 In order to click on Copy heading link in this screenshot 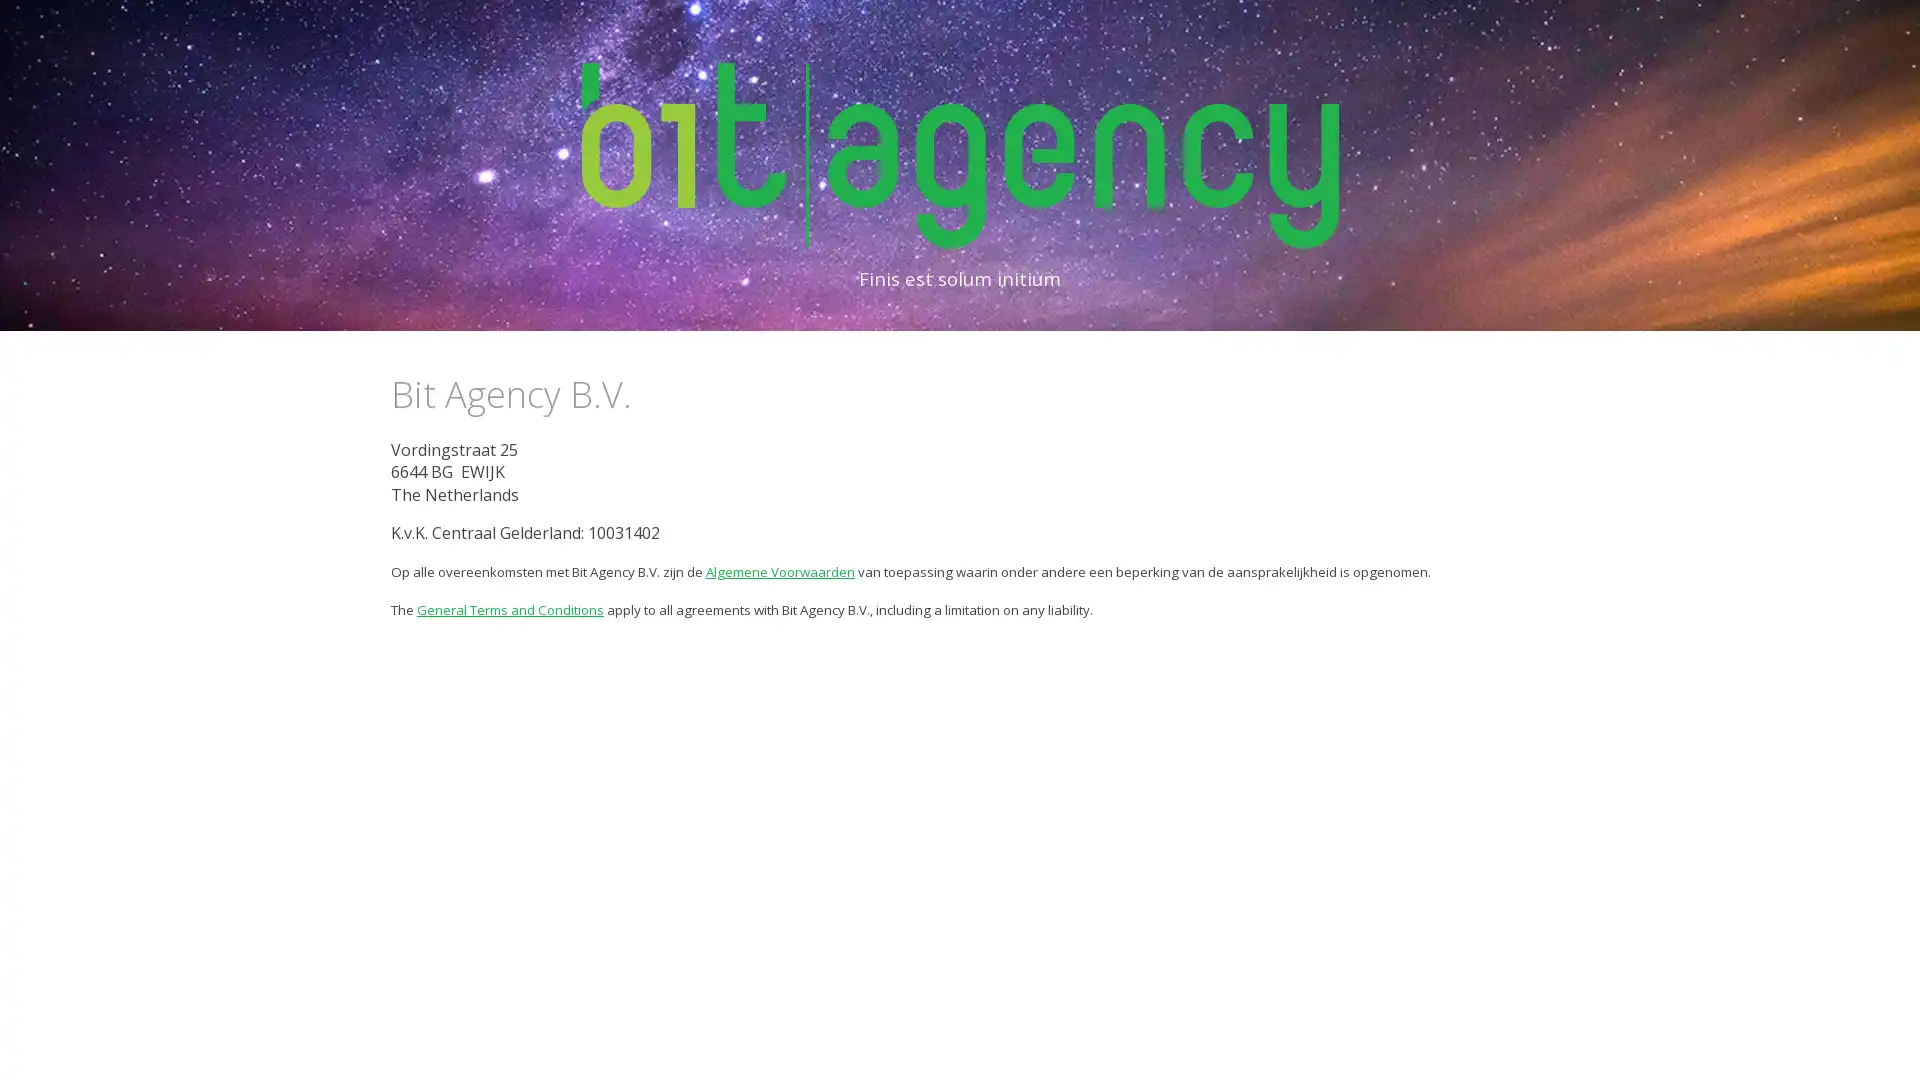, I will do `click(653, 393)`.